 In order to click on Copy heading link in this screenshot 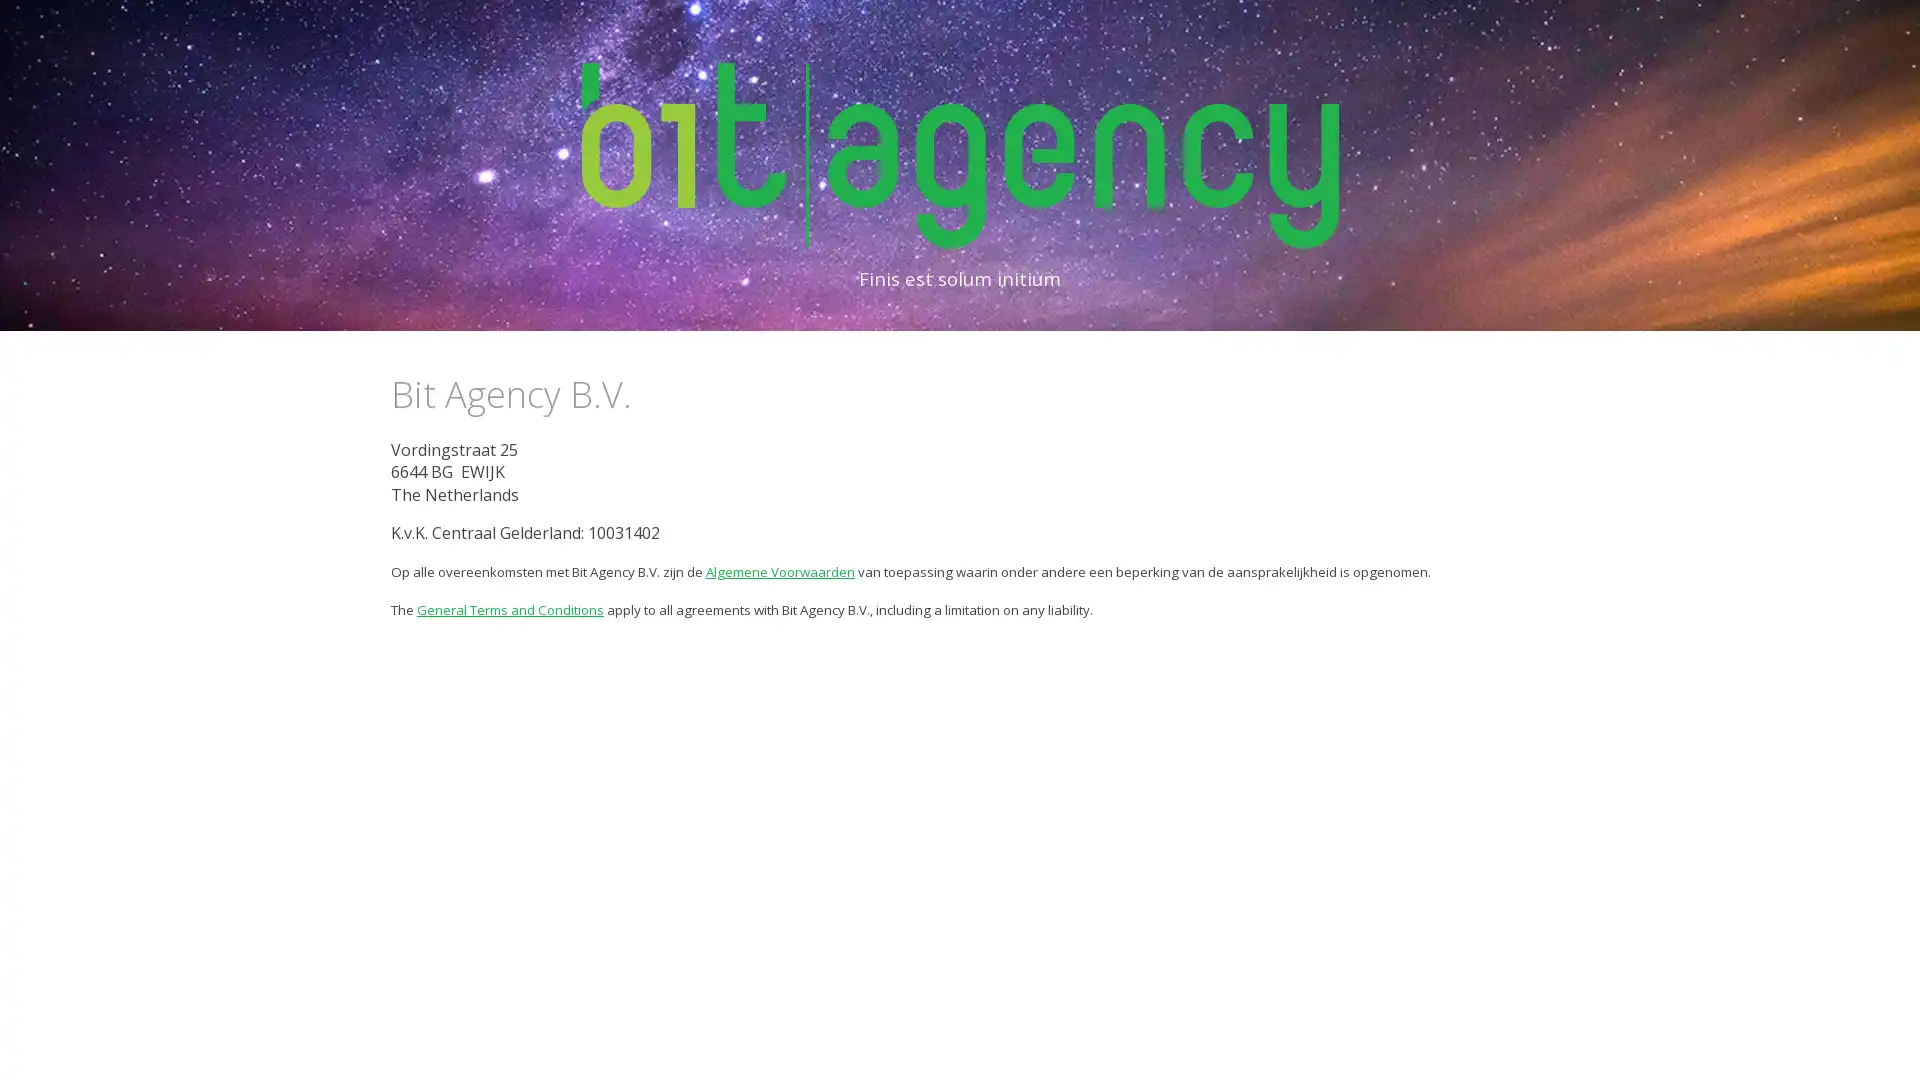, I will do `click(653, 393)`.